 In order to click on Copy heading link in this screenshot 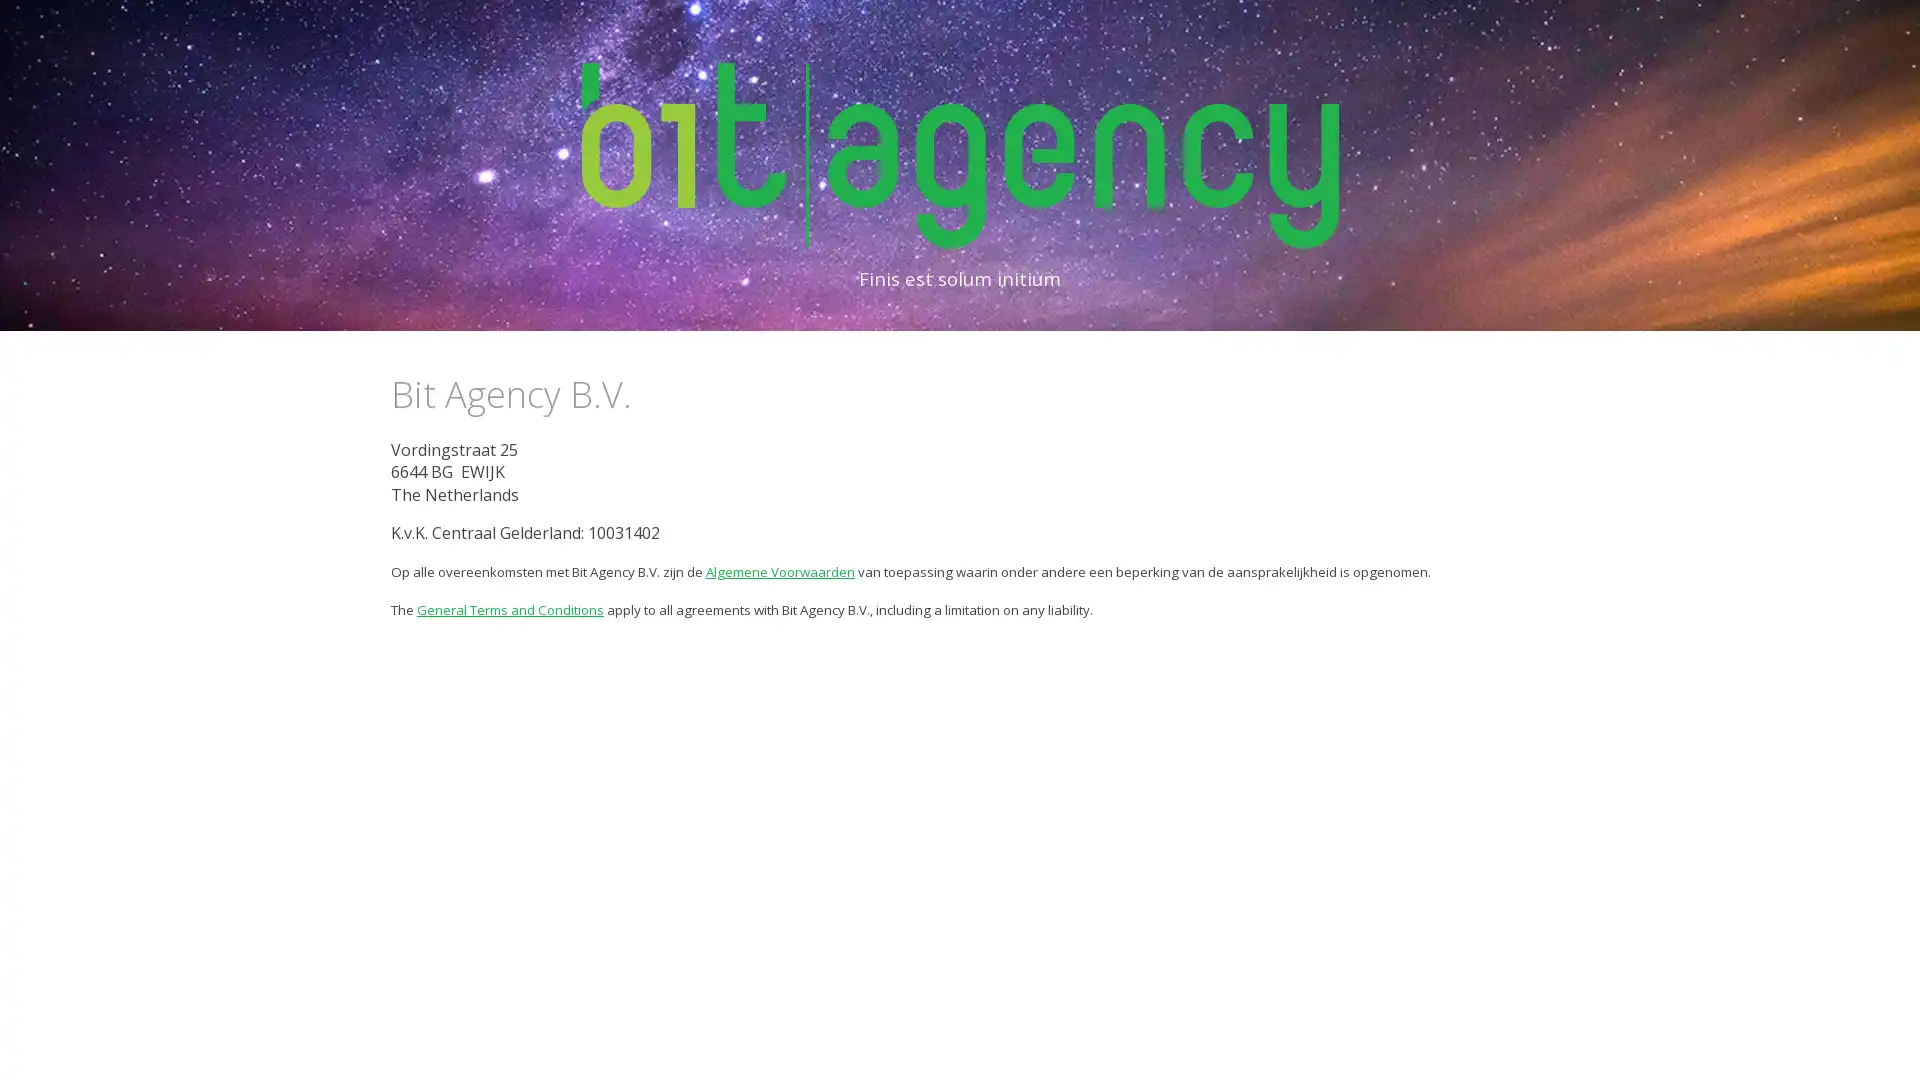, I will do `click(653, 393)`.